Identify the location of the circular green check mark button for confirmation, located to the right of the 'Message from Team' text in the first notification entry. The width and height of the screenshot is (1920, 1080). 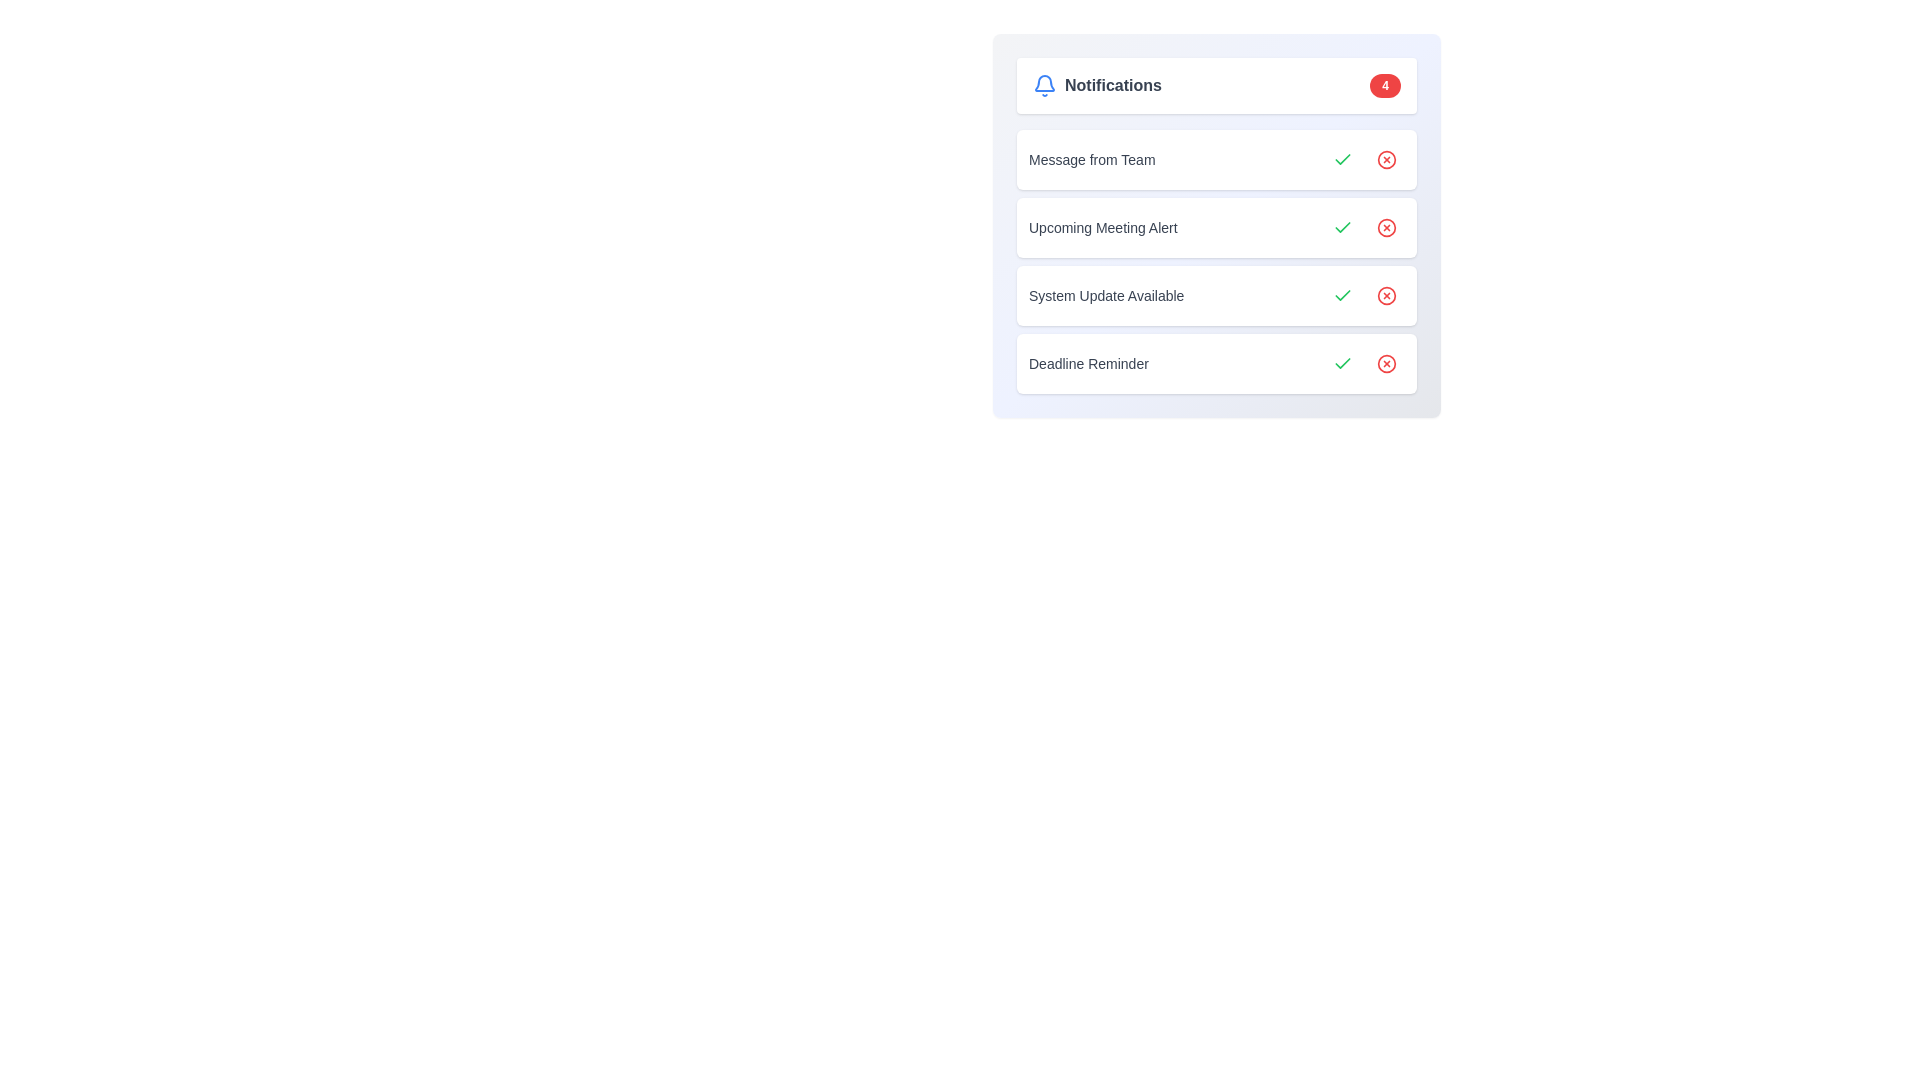
(1343, 158).